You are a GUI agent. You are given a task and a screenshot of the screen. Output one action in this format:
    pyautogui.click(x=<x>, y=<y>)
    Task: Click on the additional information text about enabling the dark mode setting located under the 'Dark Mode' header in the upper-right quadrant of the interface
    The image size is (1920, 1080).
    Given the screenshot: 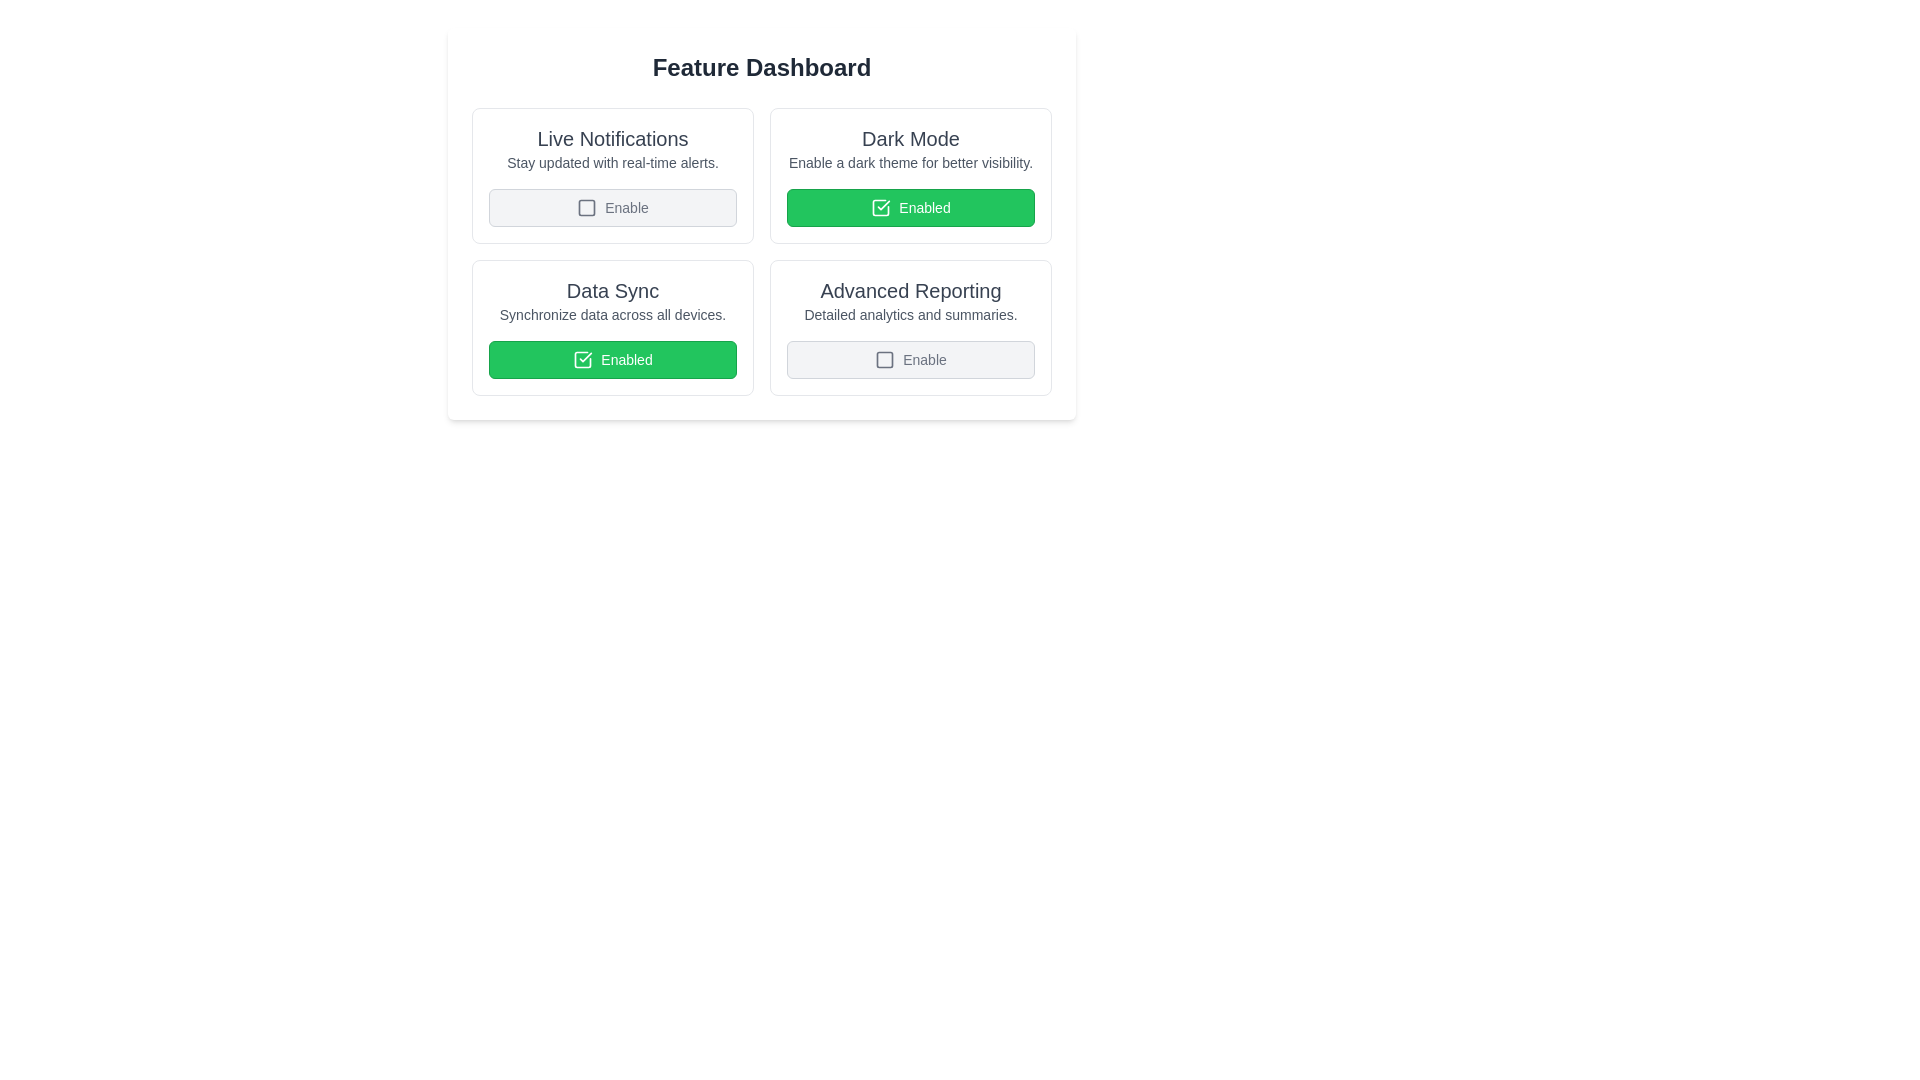 What is the action you would take?
    pyautogui.click(x=910, y=161)
    